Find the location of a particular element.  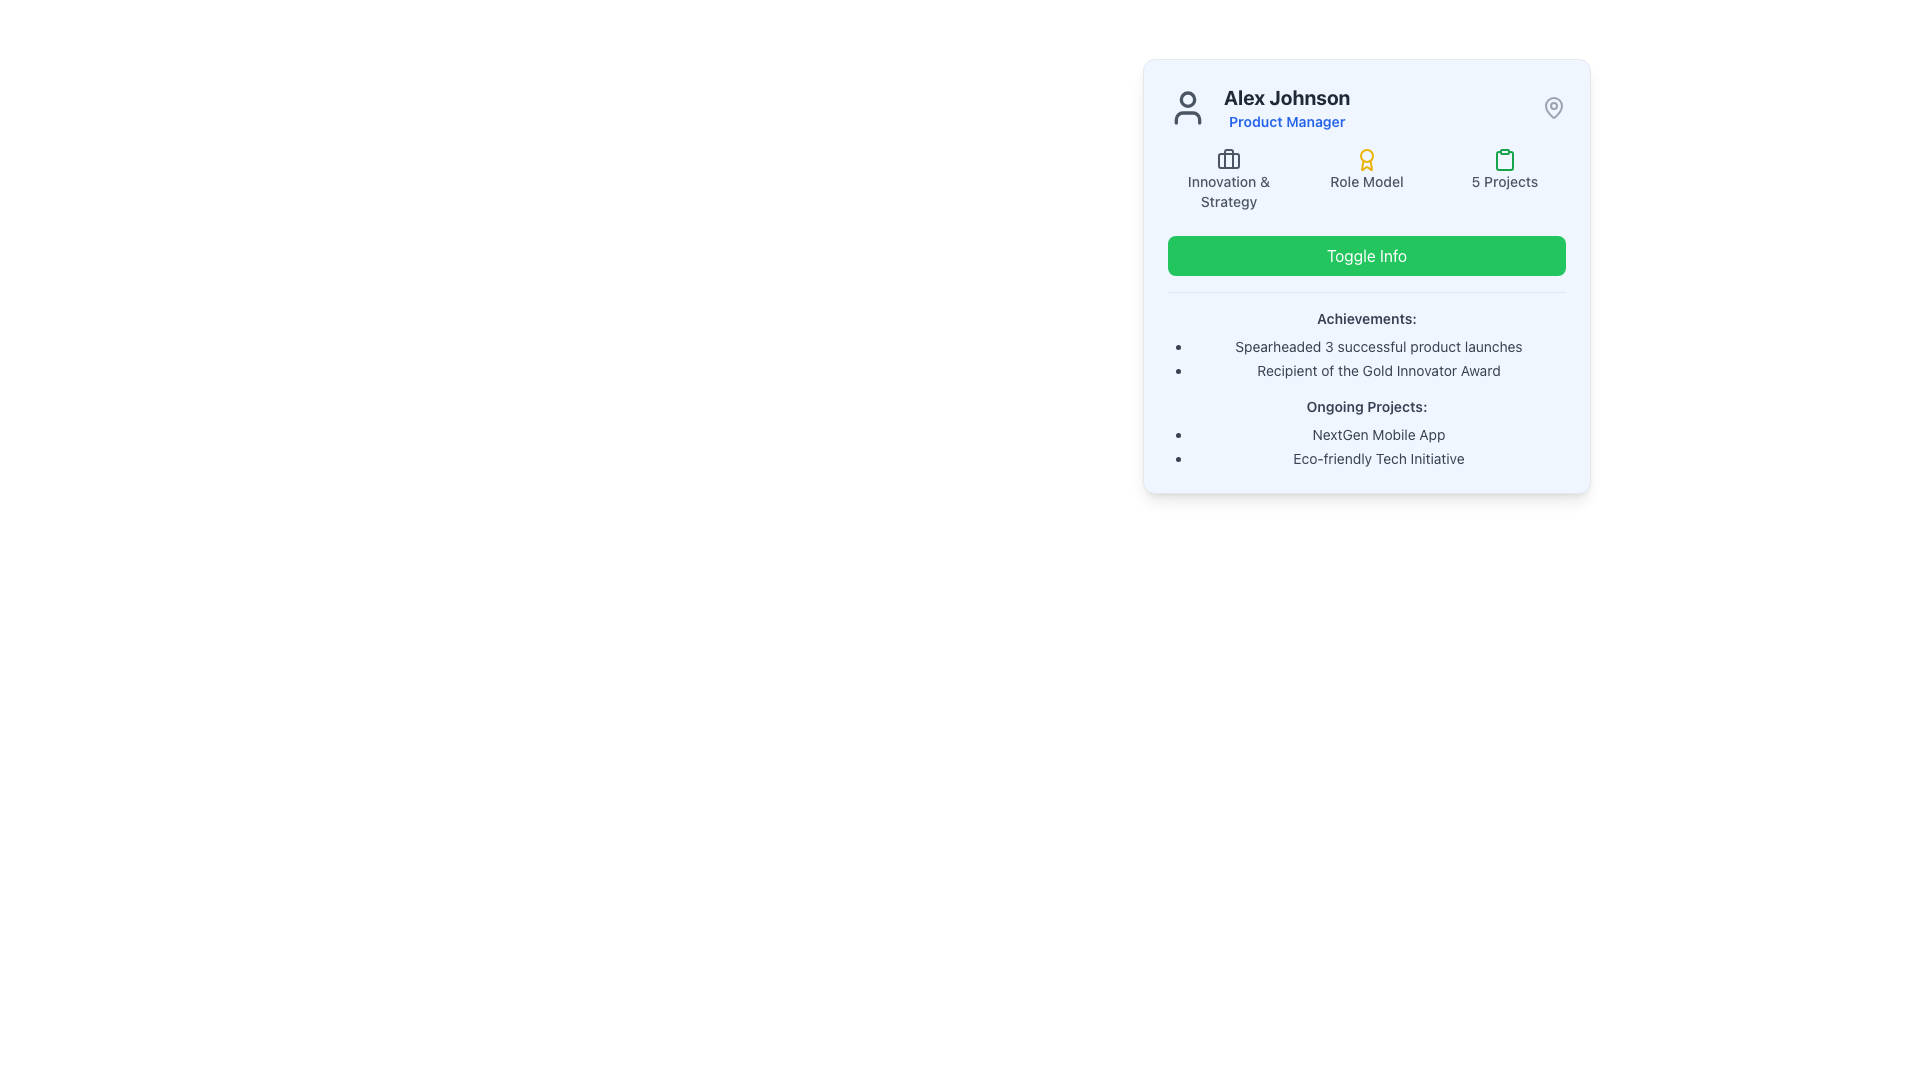

text label serving as the heading for the achievements section, located above the bulleted list and below the separator line is located at coordinates (1366, 318).